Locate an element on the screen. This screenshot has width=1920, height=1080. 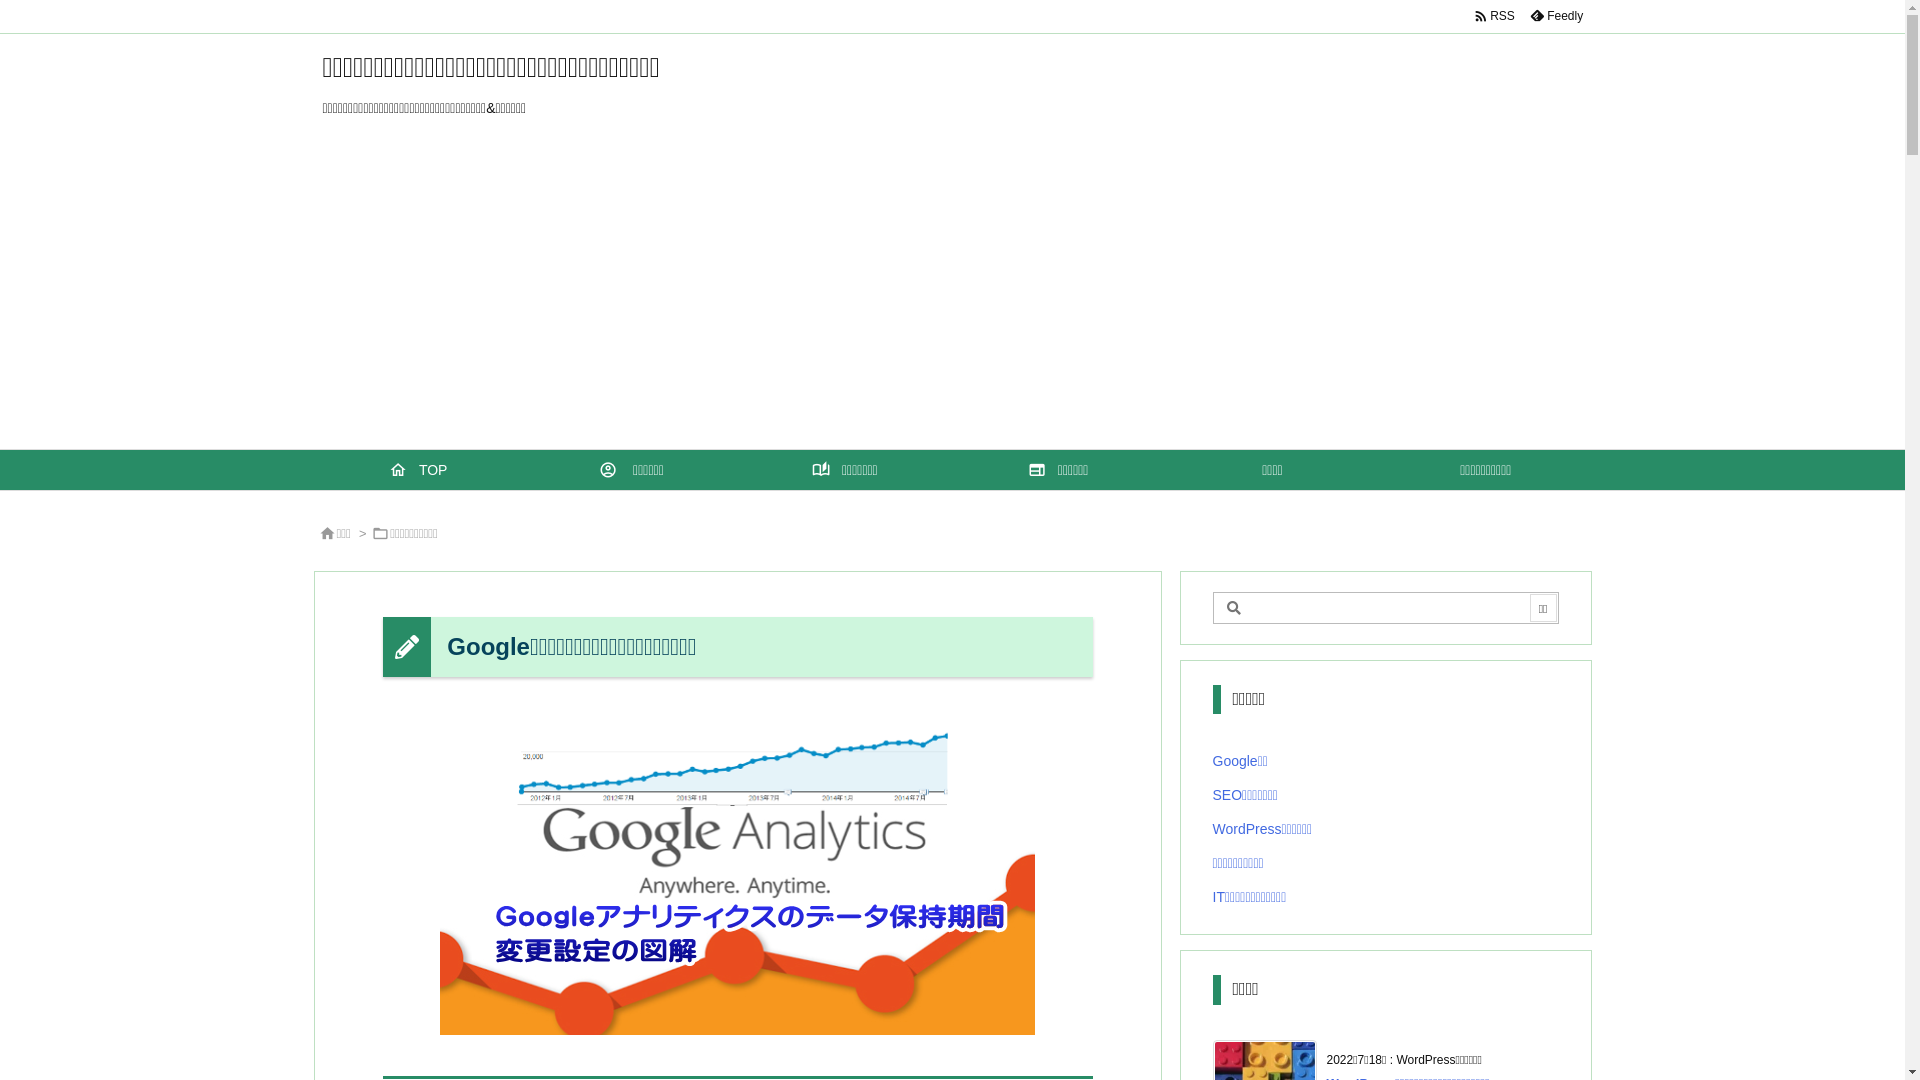
'  Feedly ' is located at coordinates (1520, 15).